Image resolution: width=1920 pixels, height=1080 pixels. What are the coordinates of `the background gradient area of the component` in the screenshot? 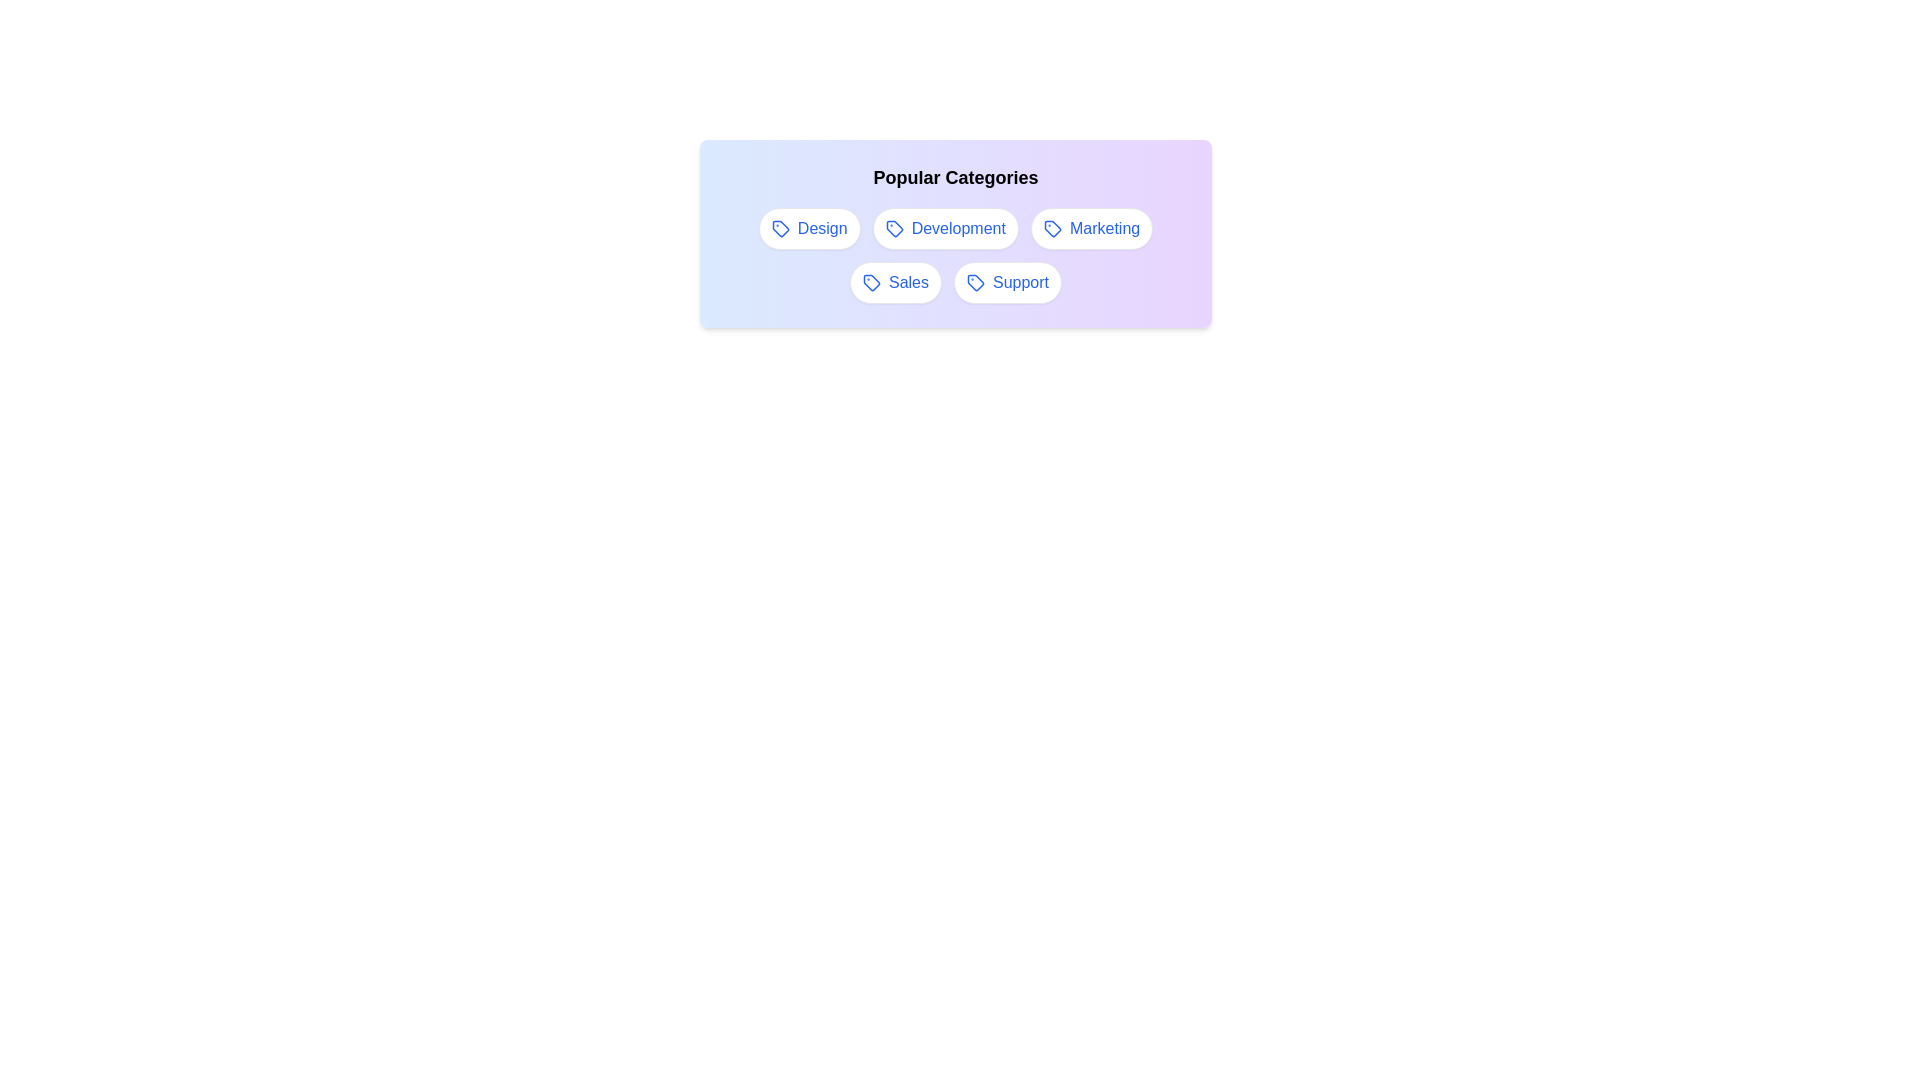 It's located at (954, 233).